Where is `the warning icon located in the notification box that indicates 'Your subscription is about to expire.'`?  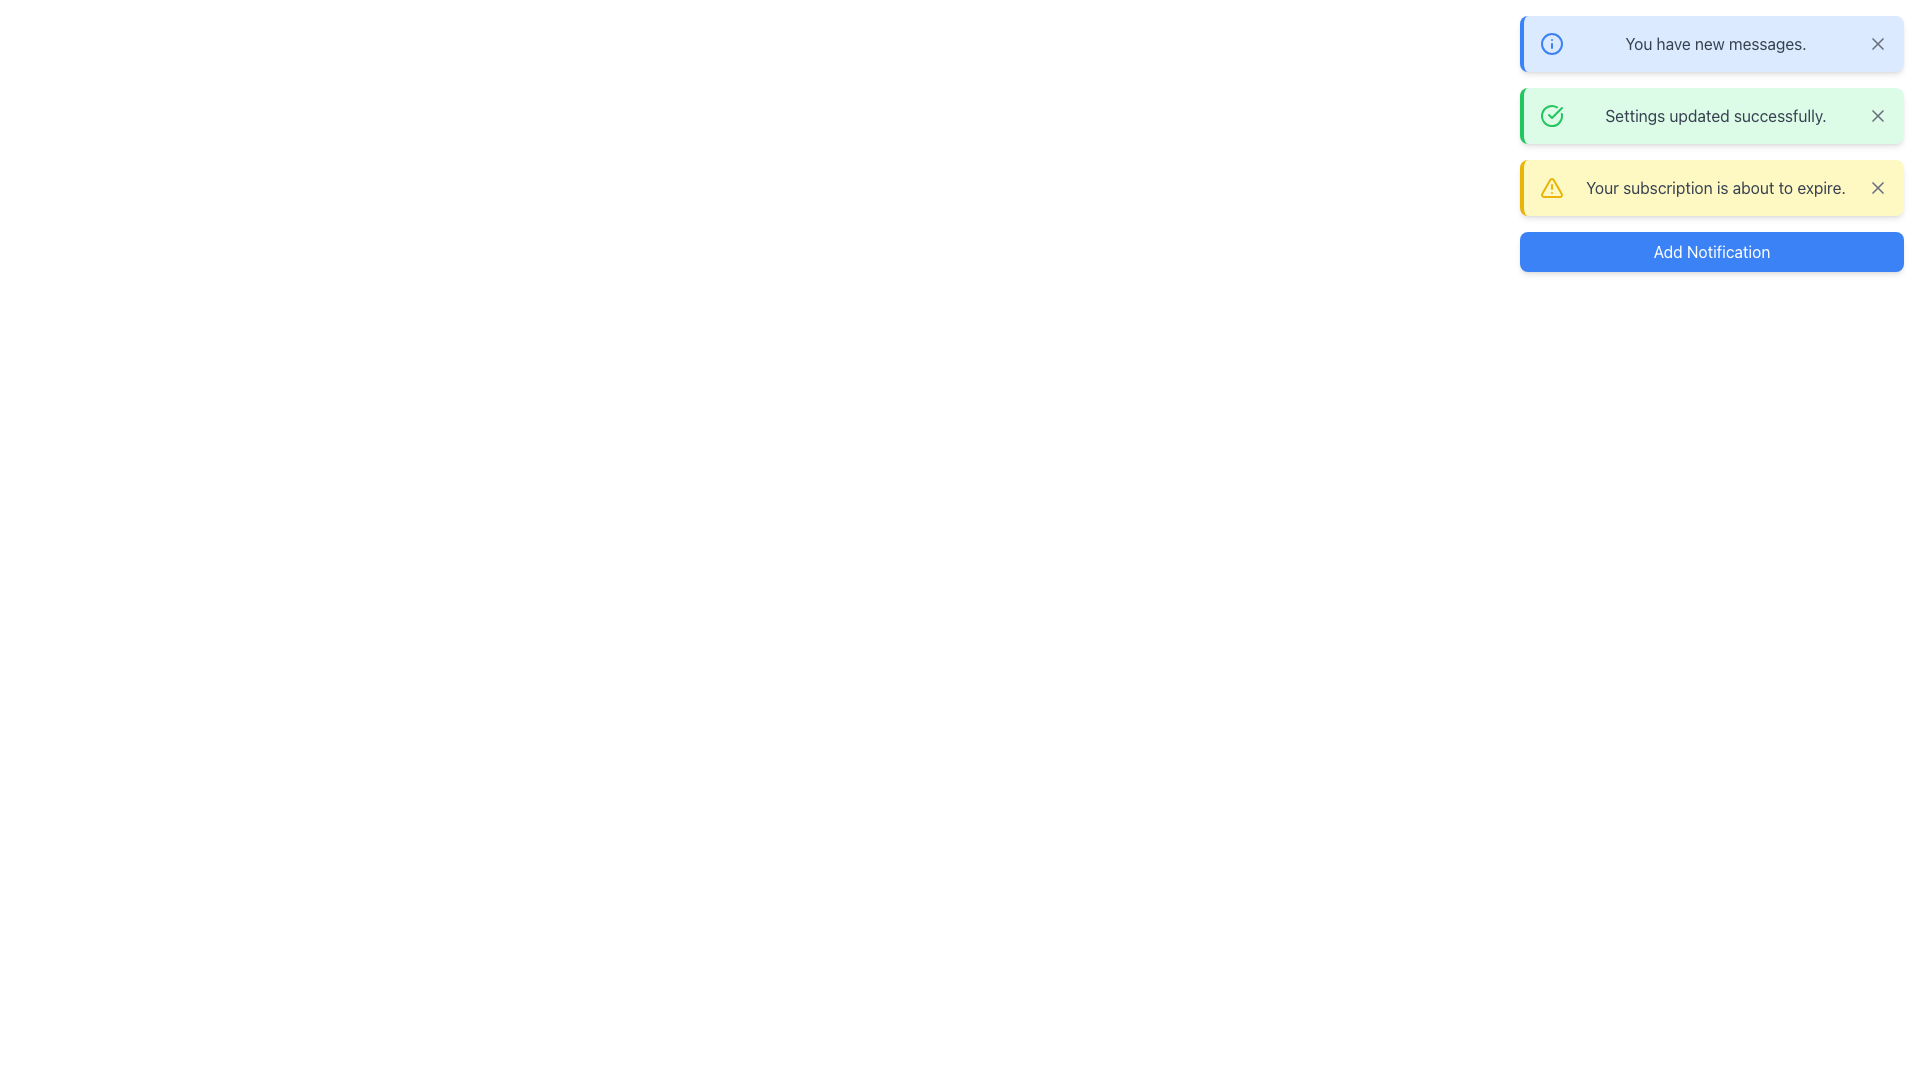
the warning icon located in the notification box that indicates 'Your subscription is about to expire.' is located at coordinates (1550, 188).